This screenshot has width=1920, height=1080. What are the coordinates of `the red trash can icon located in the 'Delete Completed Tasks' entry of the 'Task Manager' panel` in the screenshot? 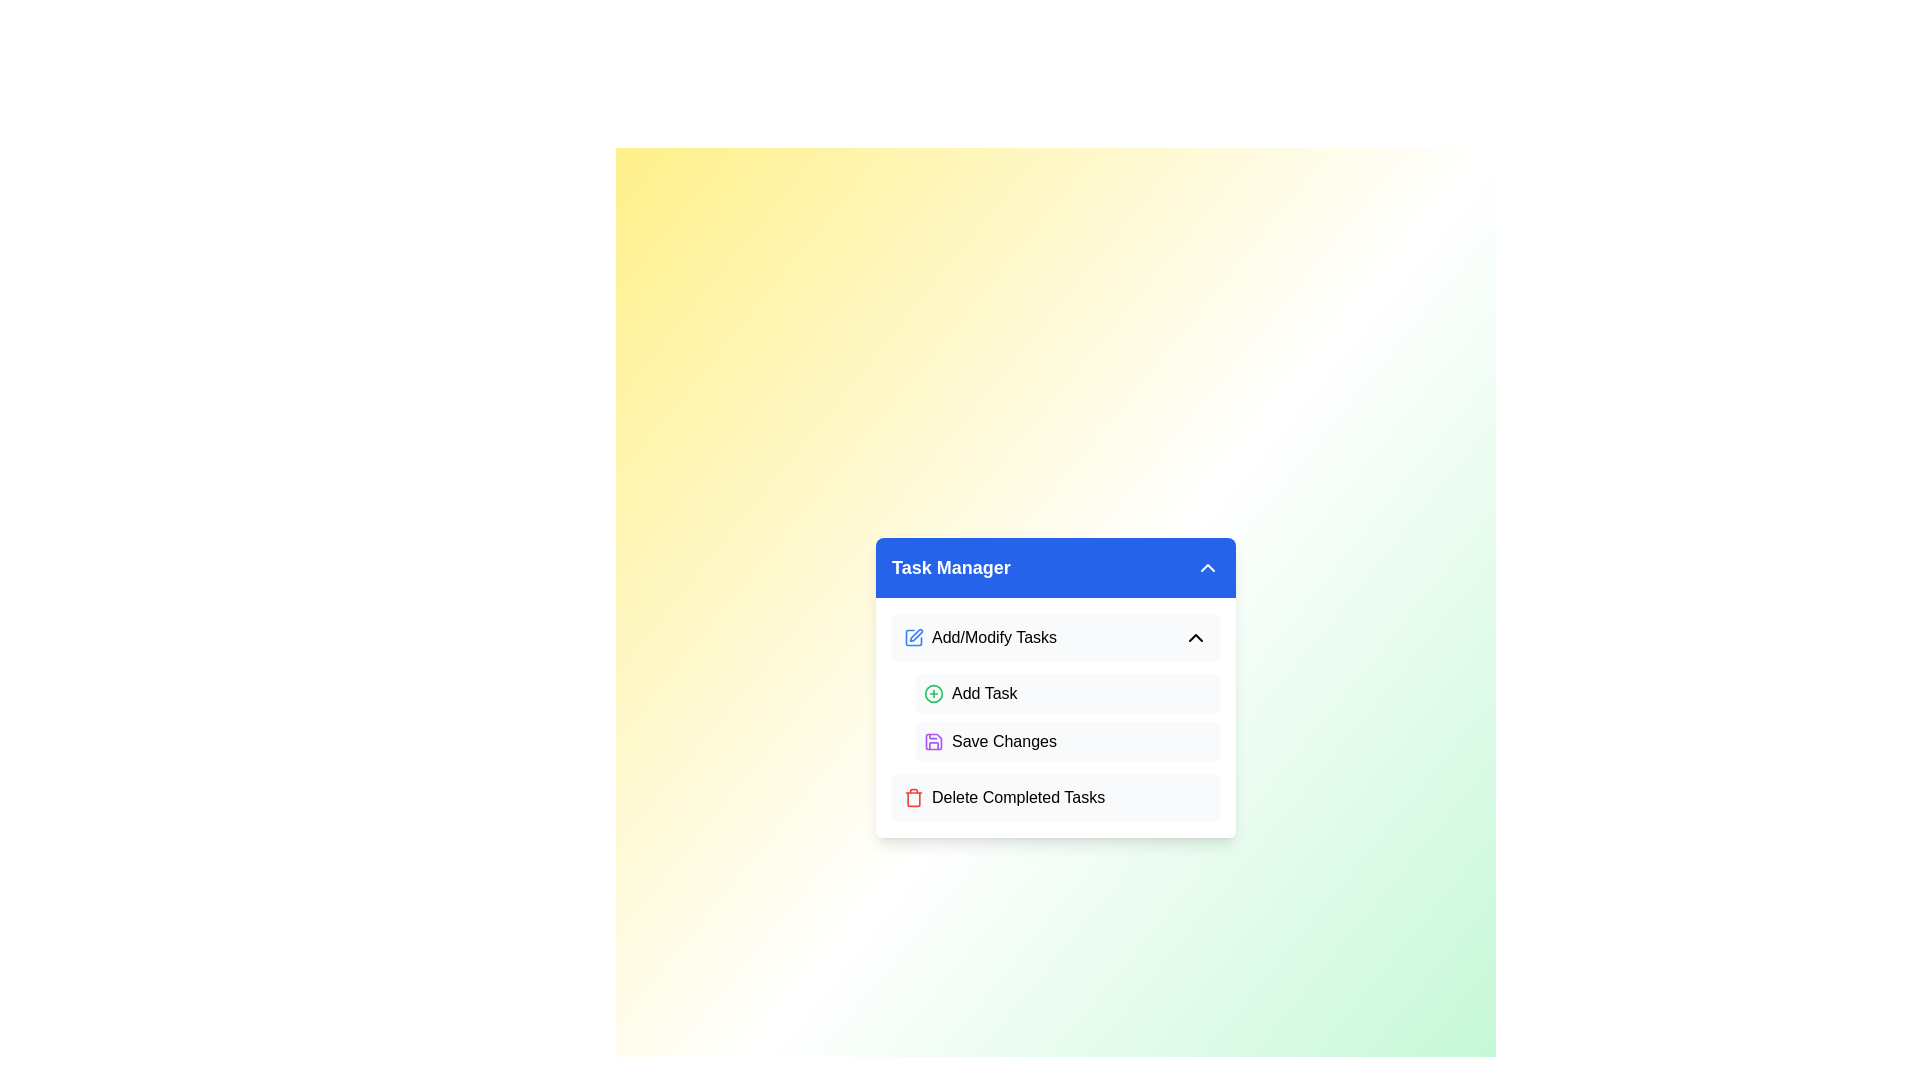 It's located at (912, 797).